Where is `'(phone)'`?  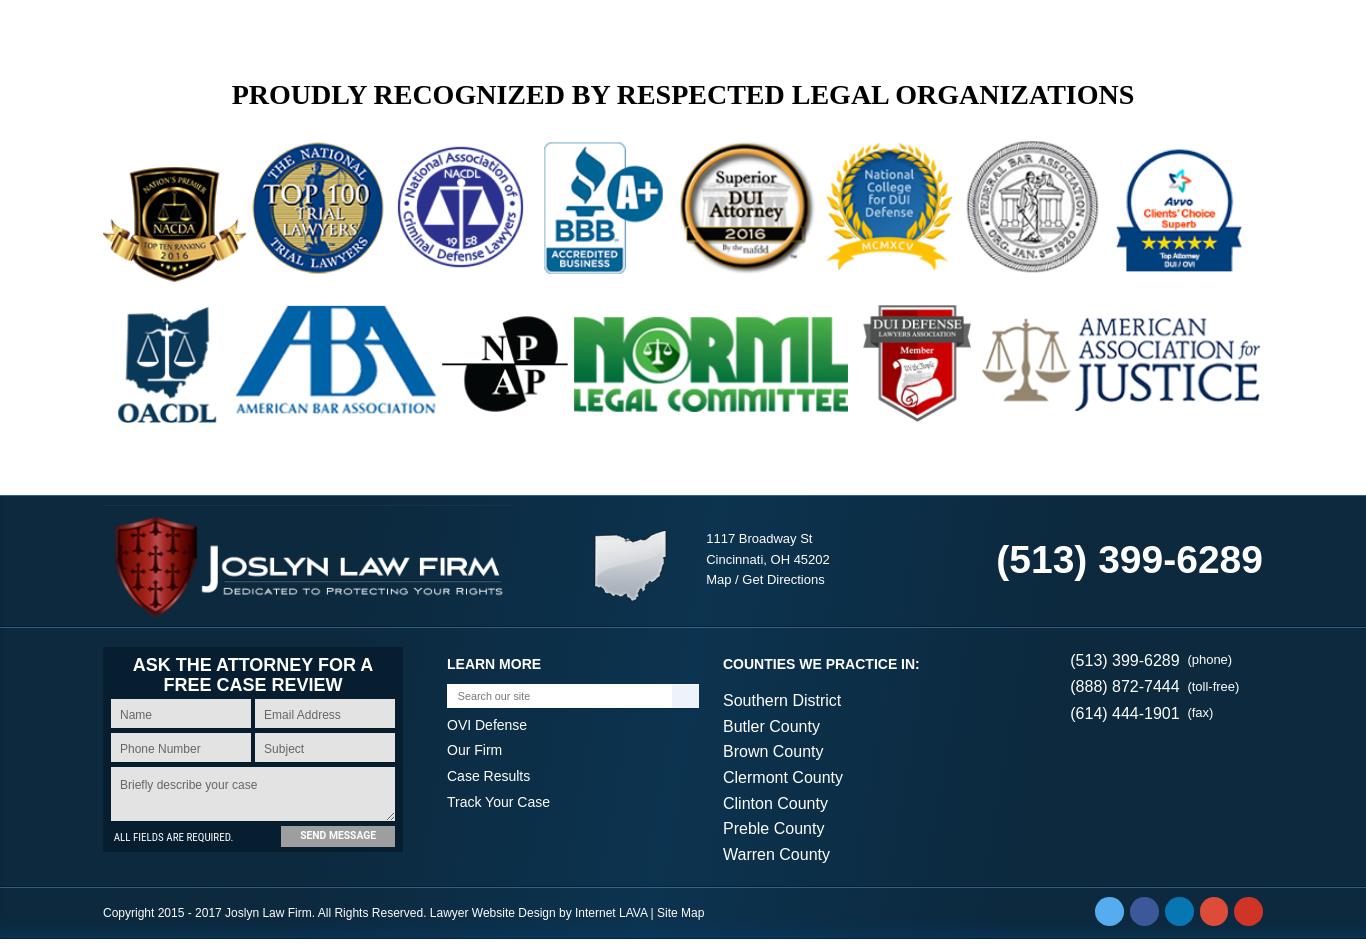
'(phone)' is located at coordinates (1209, 669).